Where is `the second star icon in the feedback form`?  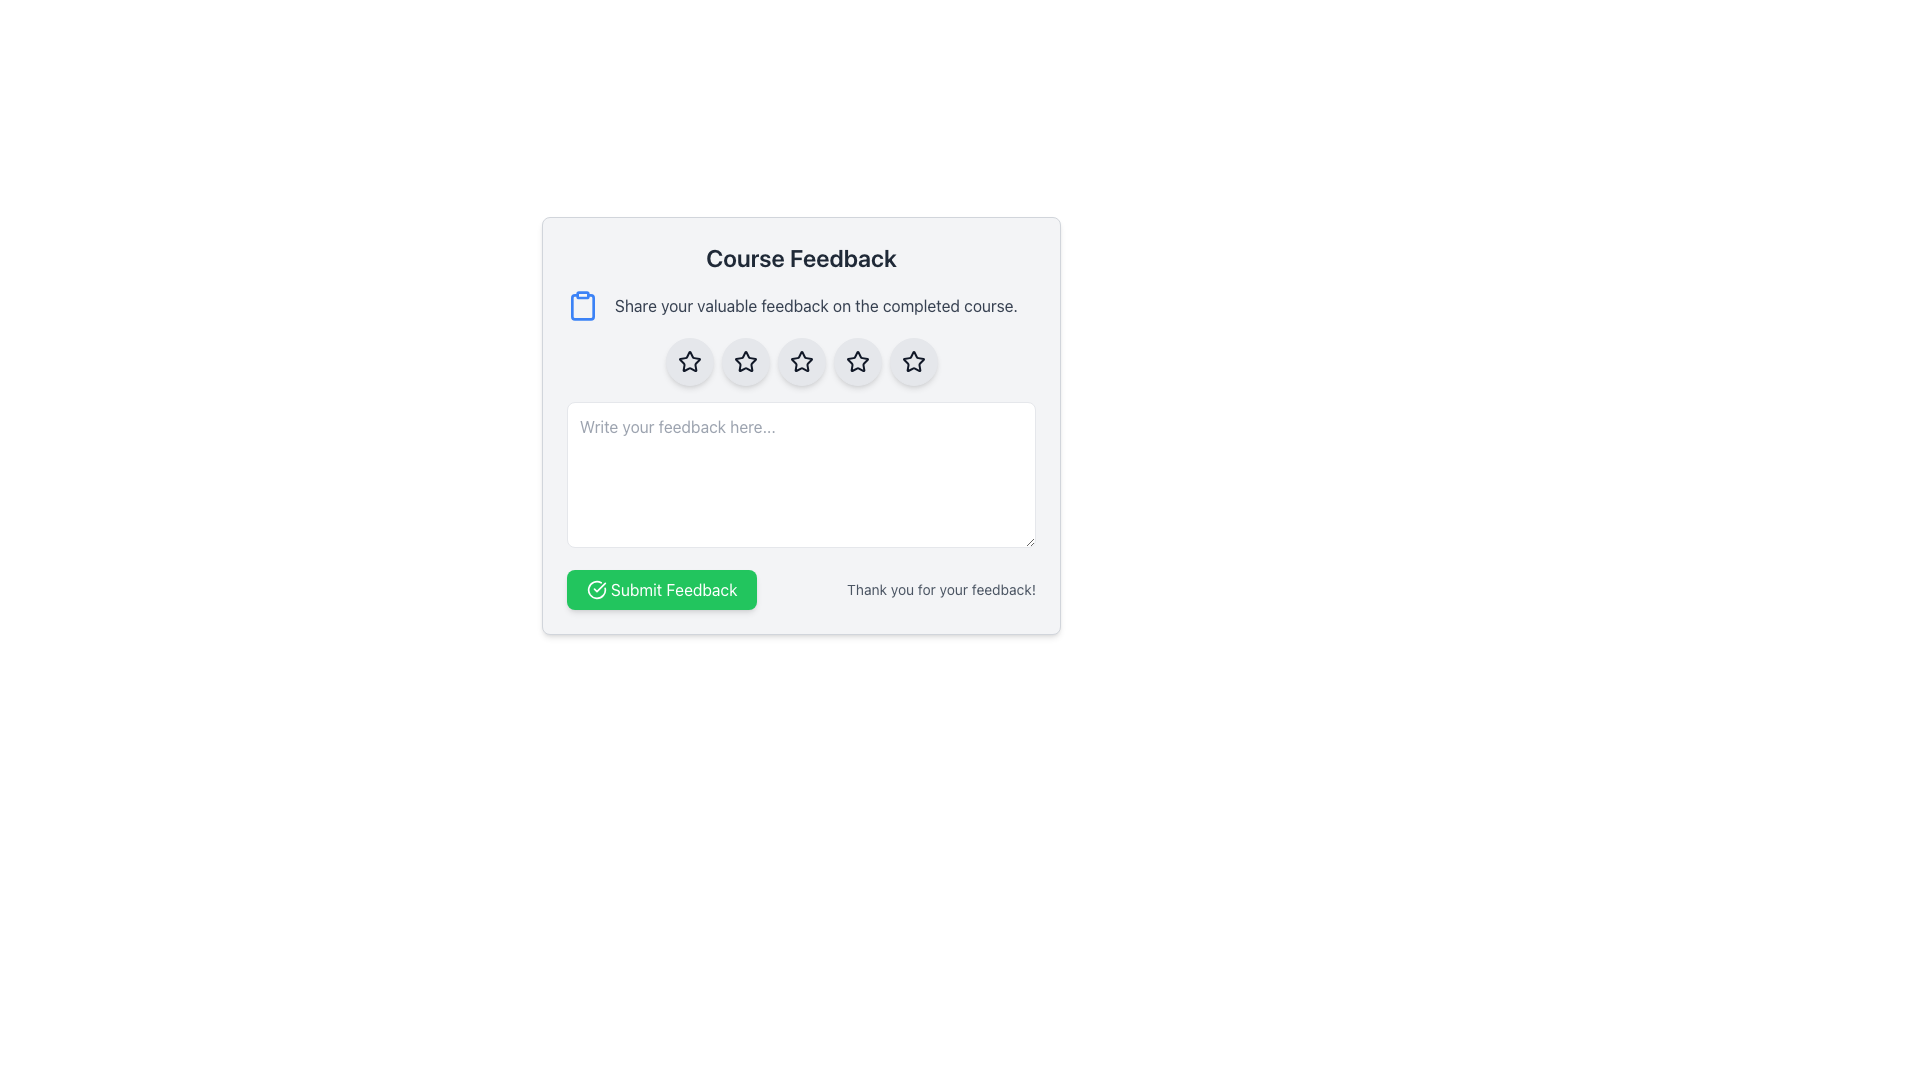
the second star icon in the feedback form is located at coordinates (744, 361).